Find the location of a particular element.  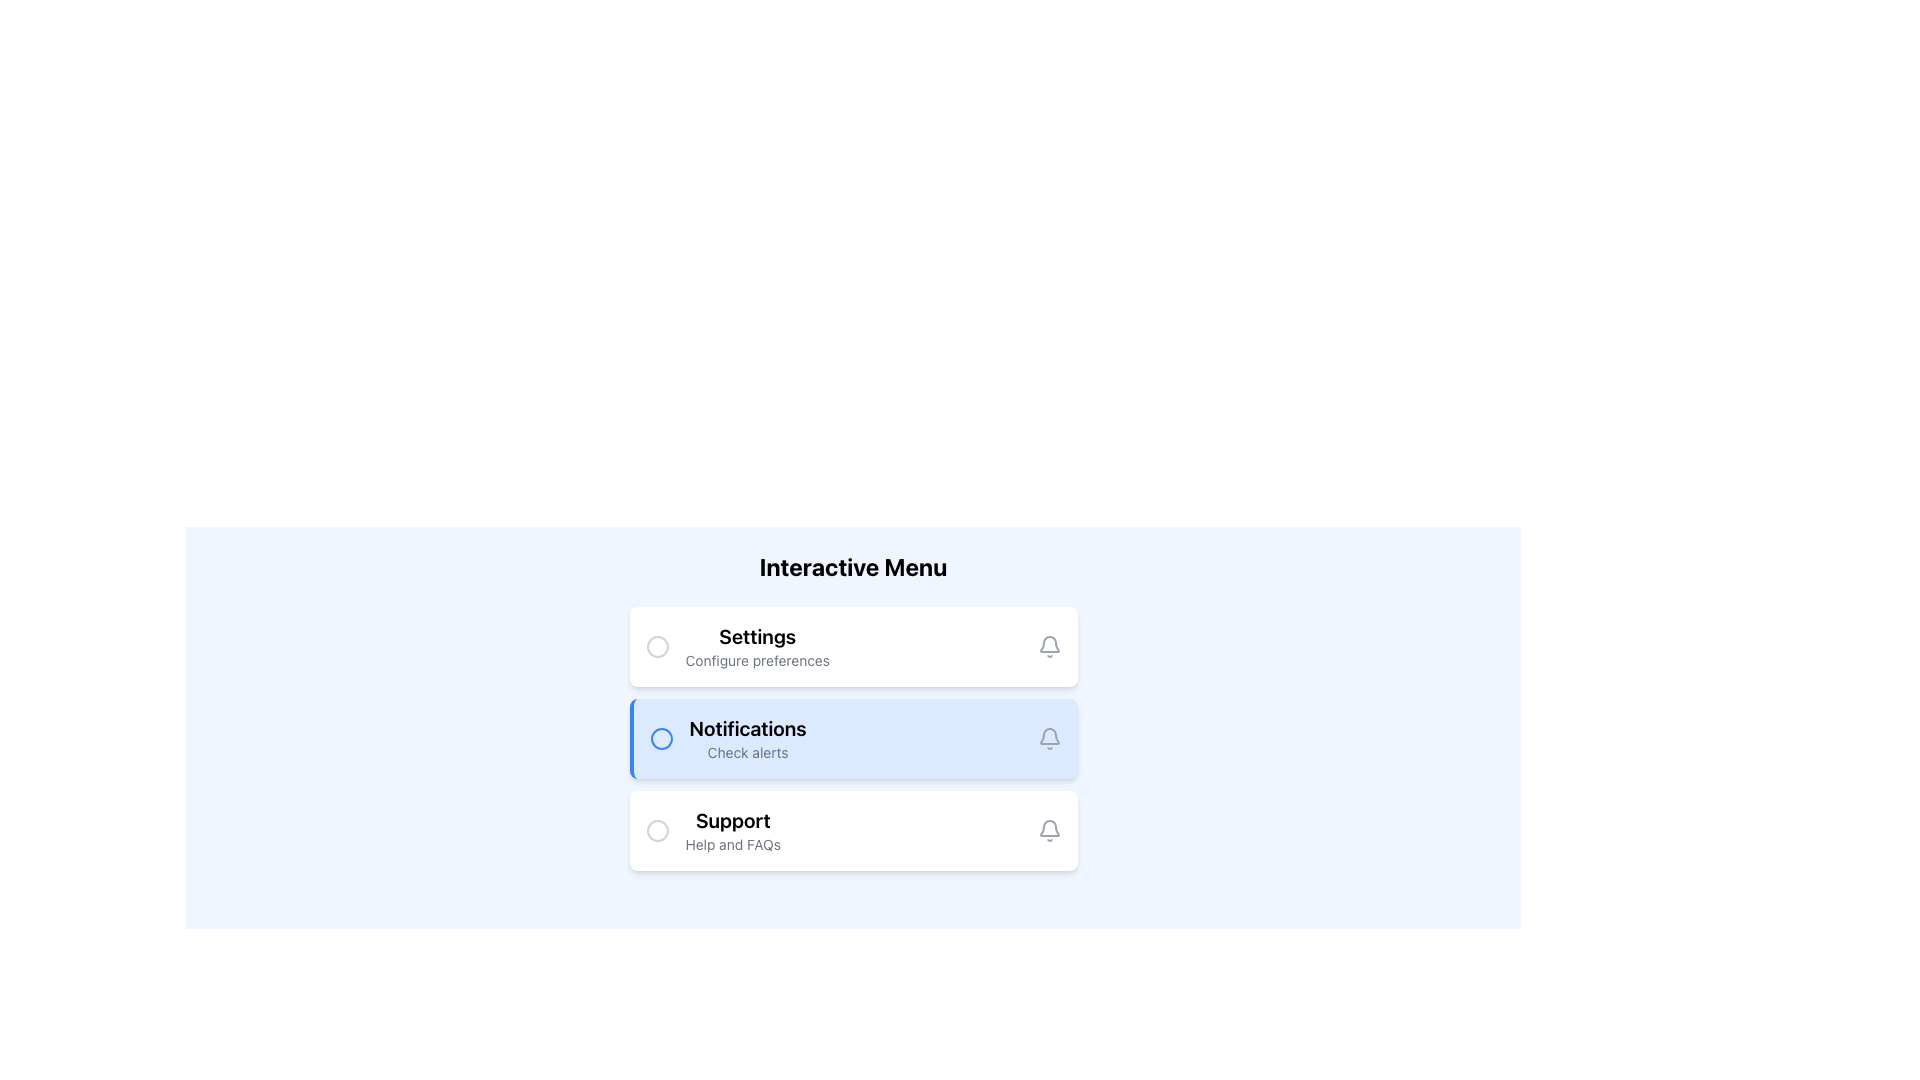

the circular SVG element with a radius of 10 units, located near the center of the 'Settings' menu item in the user interface is located at coordinates (657, 647).